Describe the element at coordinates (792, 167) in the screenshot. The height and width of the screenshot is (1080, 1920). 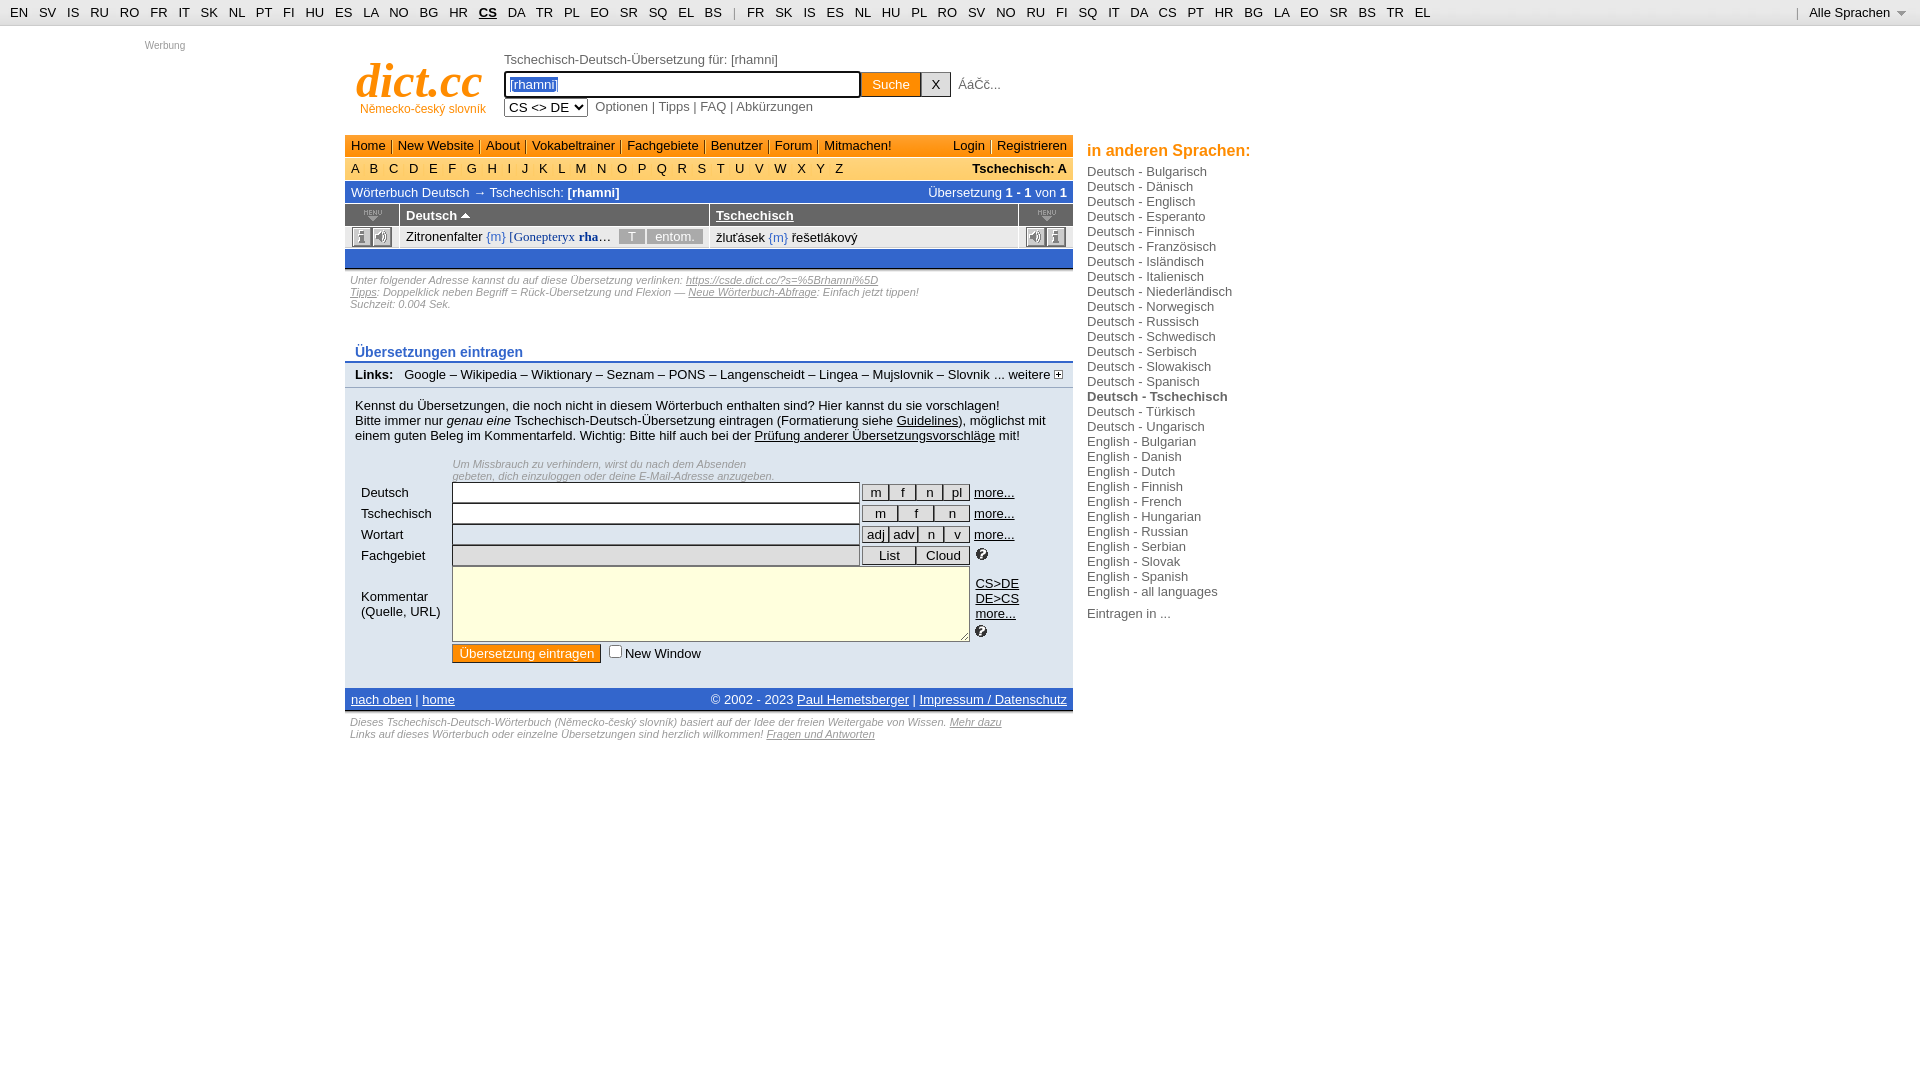
I see `'X'` at that location.